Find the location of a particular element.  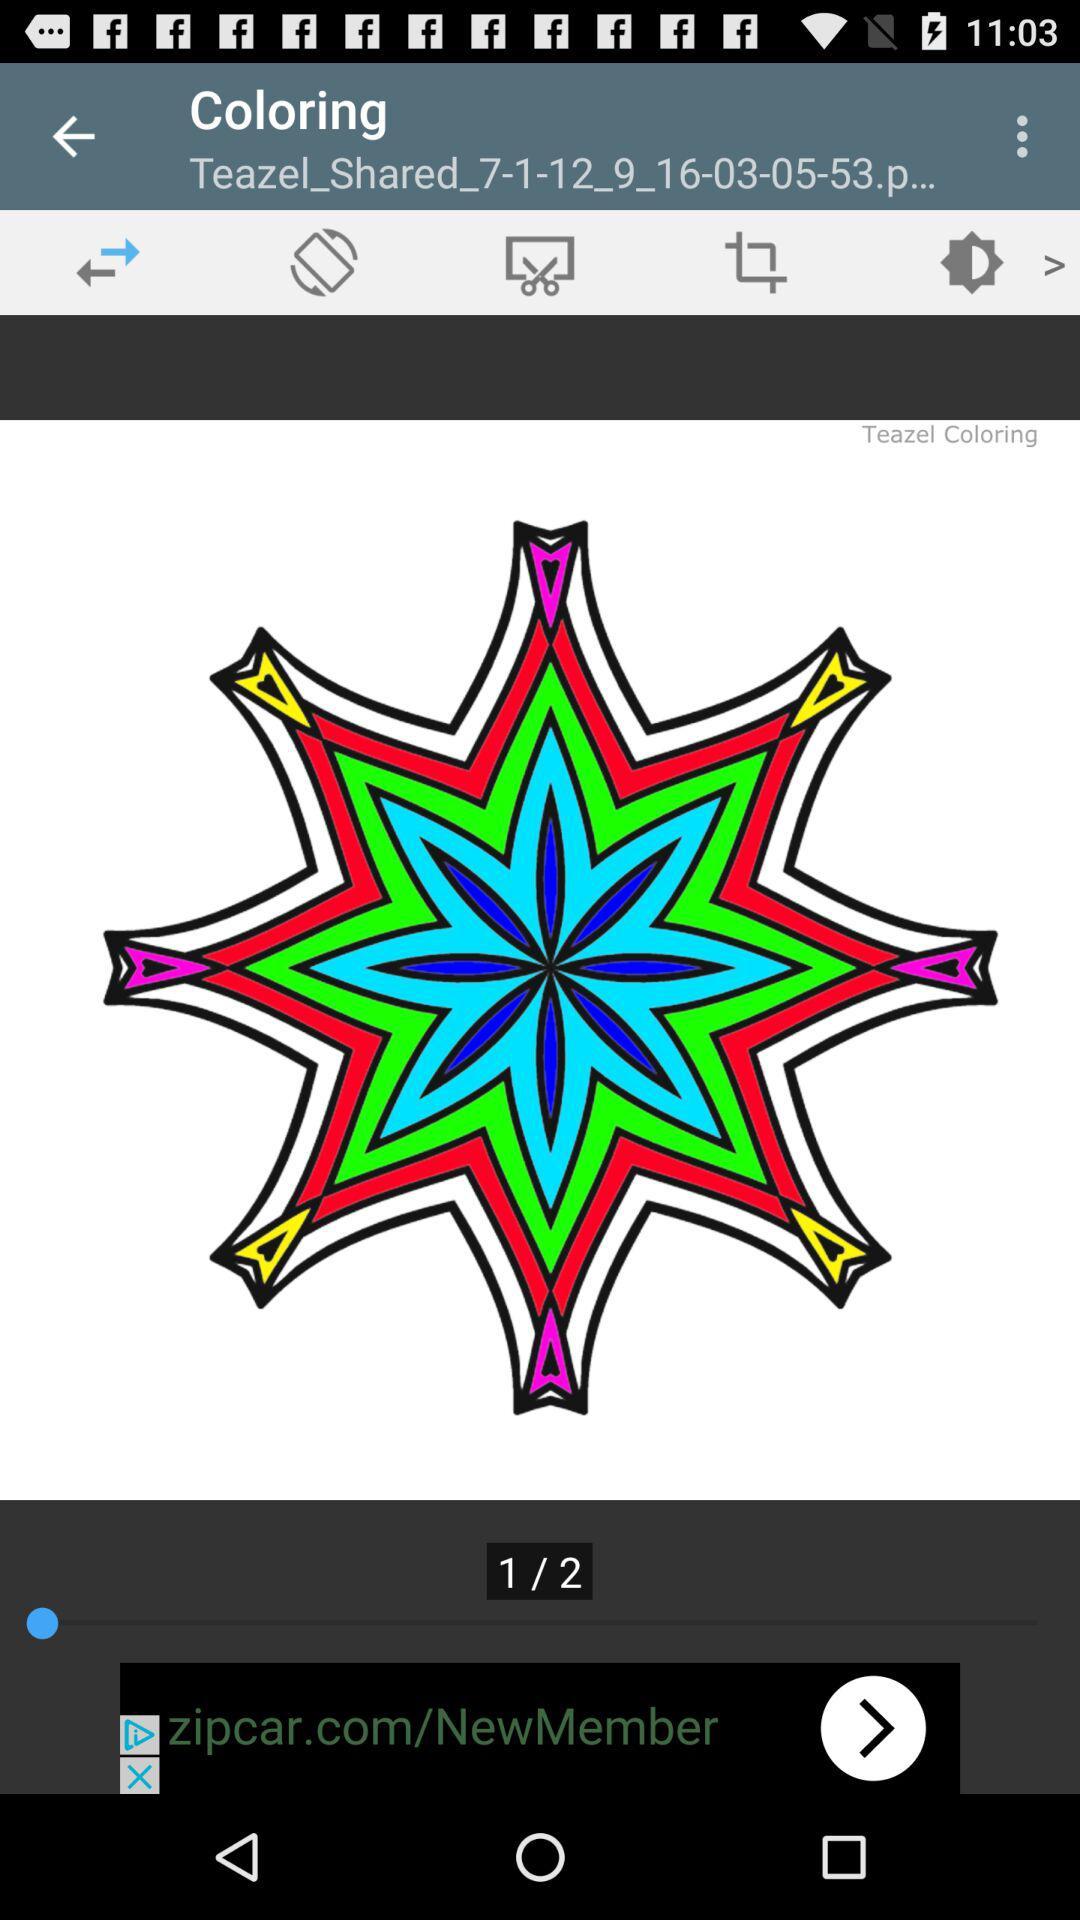

crop tool is located at coordinates (756, 261).